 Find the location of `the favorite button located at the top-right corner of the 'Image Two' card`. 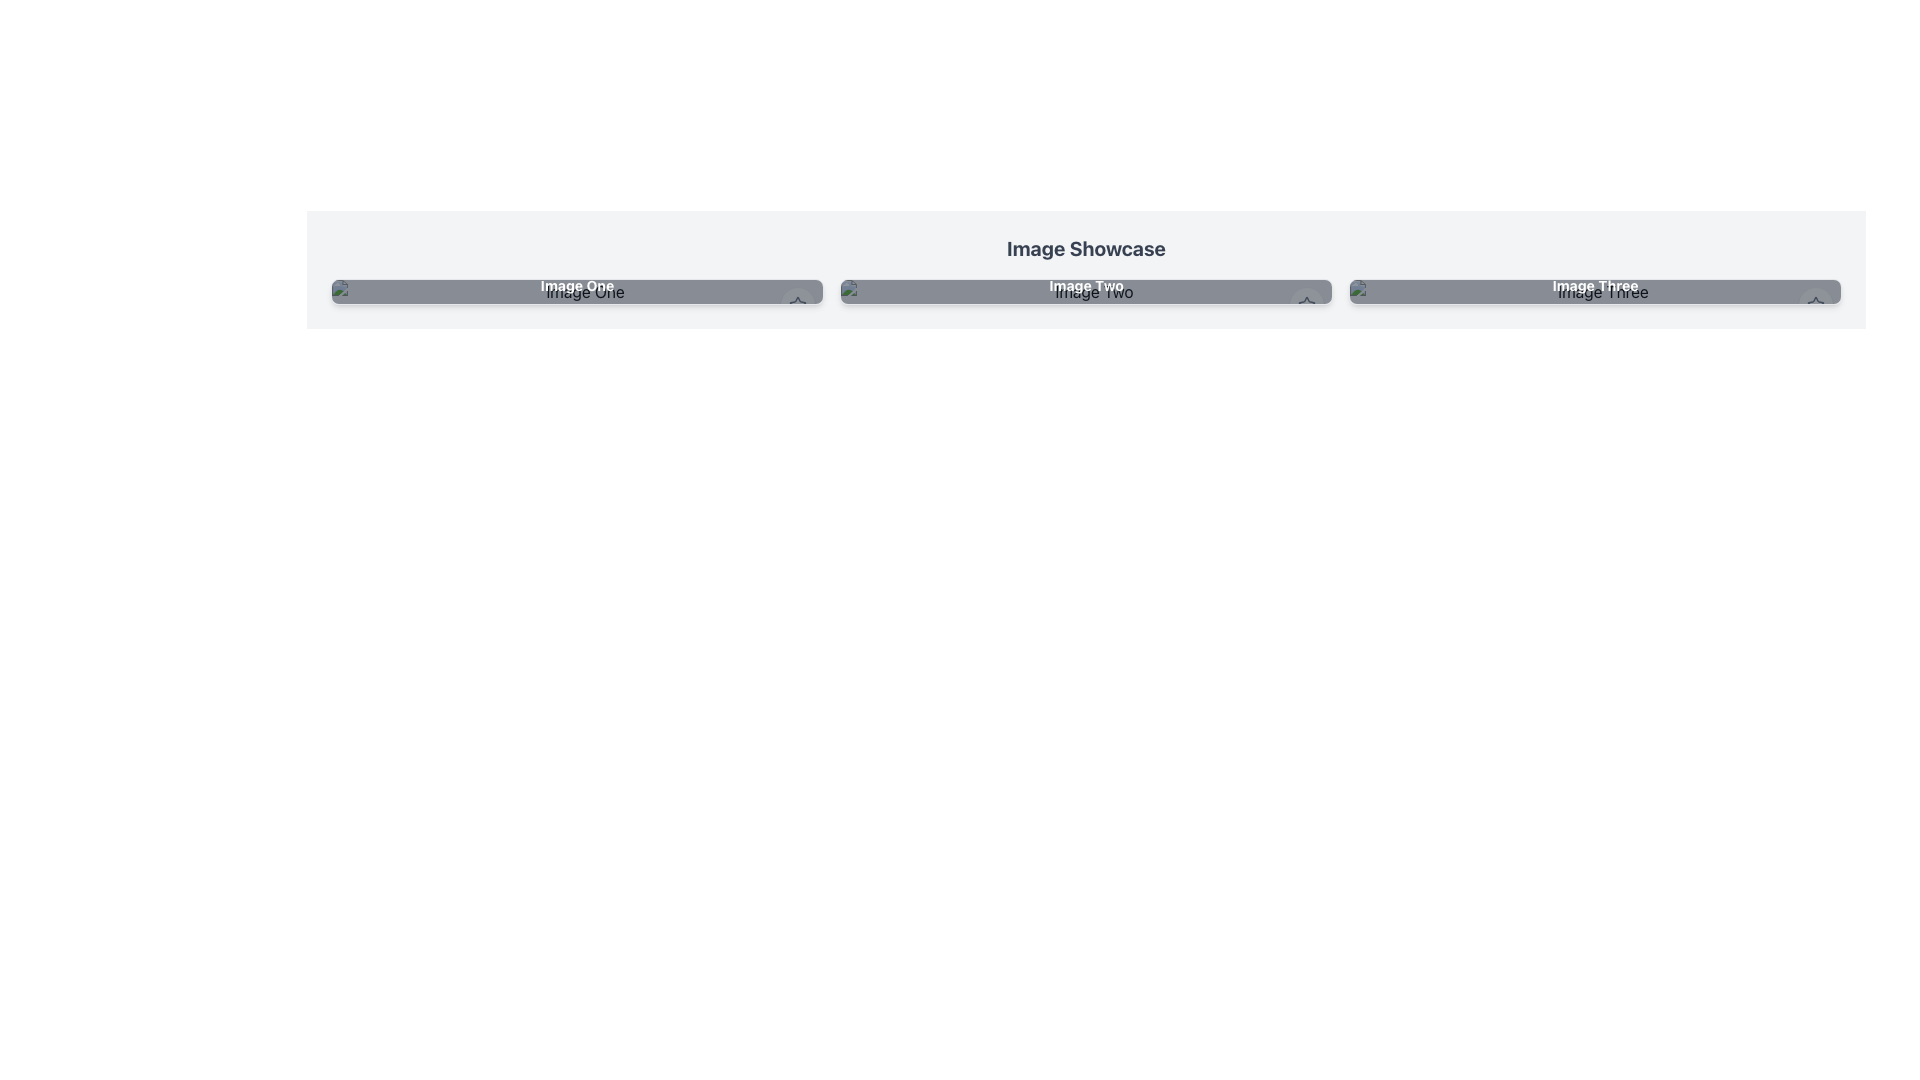

the favorite button located at the top-right corner of the 'Image Two' card is located at coordinates (1306, 304).